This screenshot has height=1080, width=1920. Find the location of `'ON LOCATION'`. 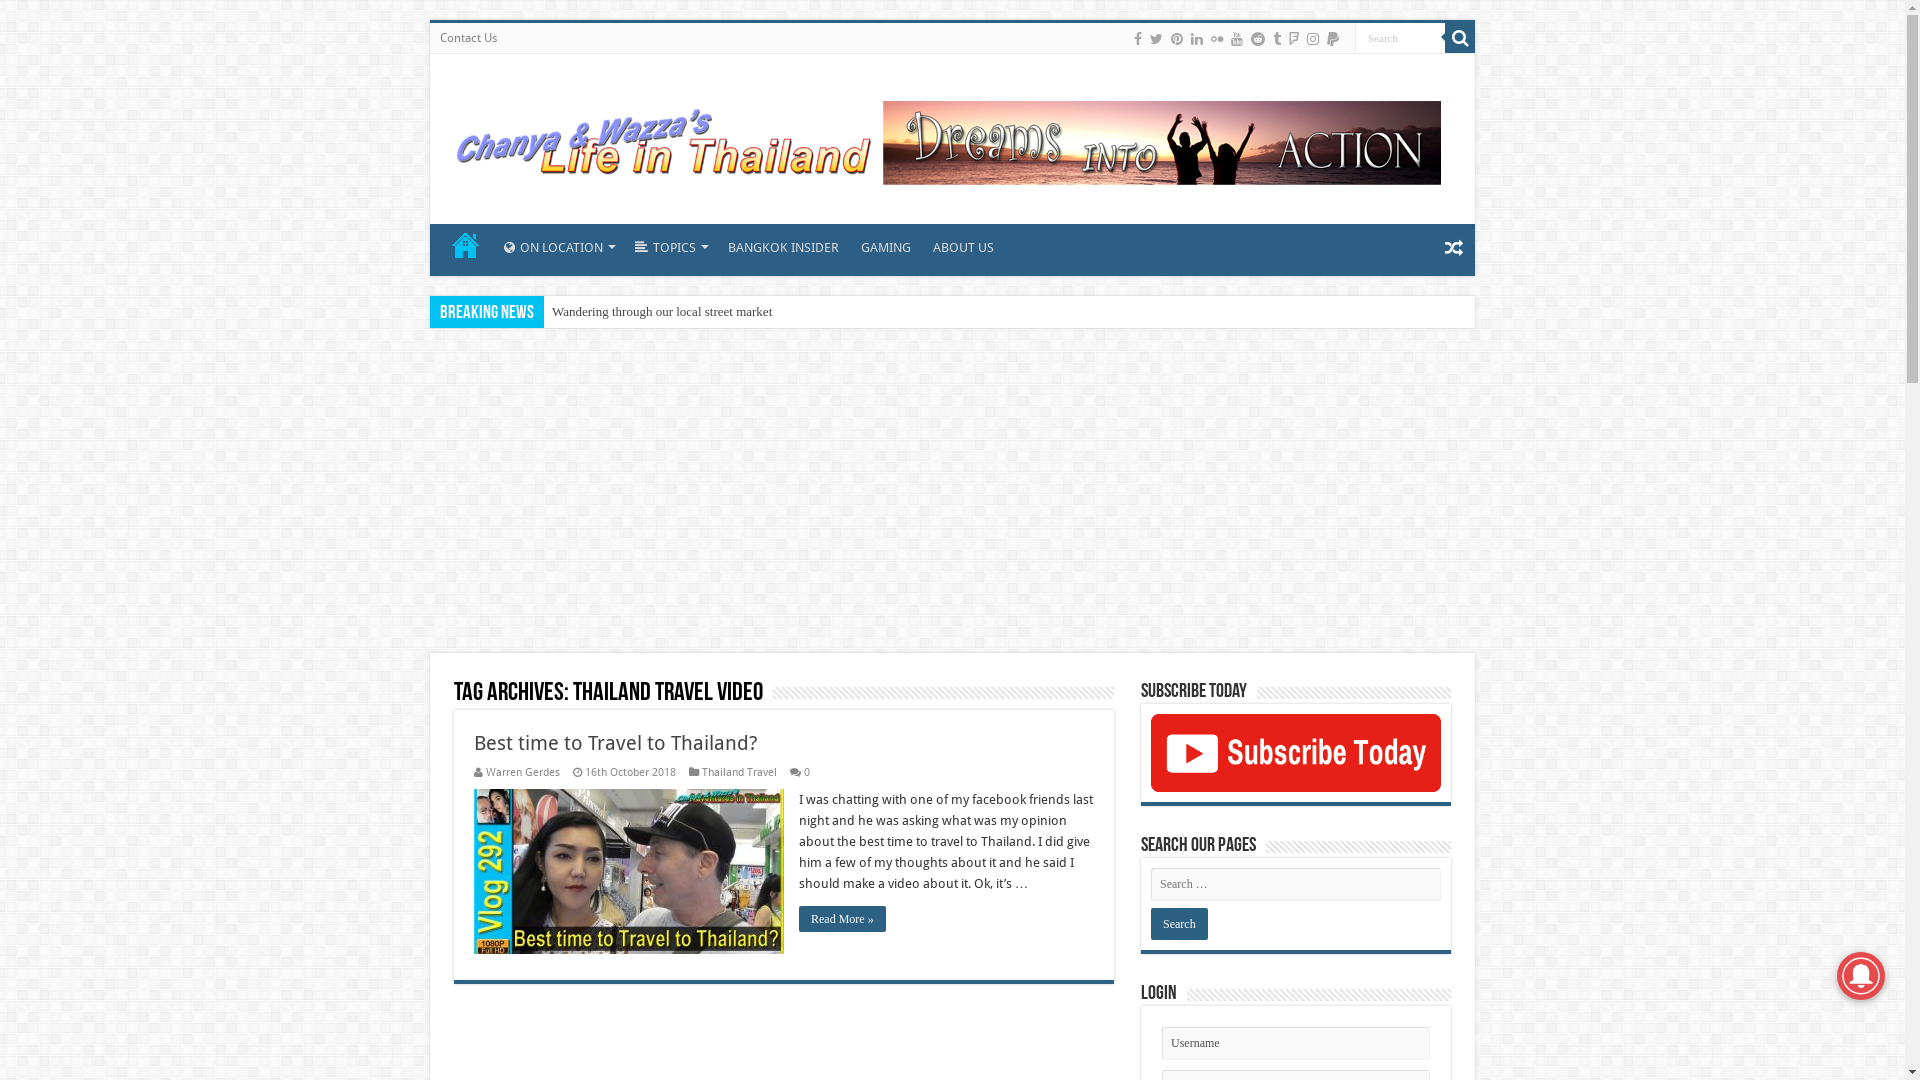

'ON LOCATION' is located at coordinates (557, 244).